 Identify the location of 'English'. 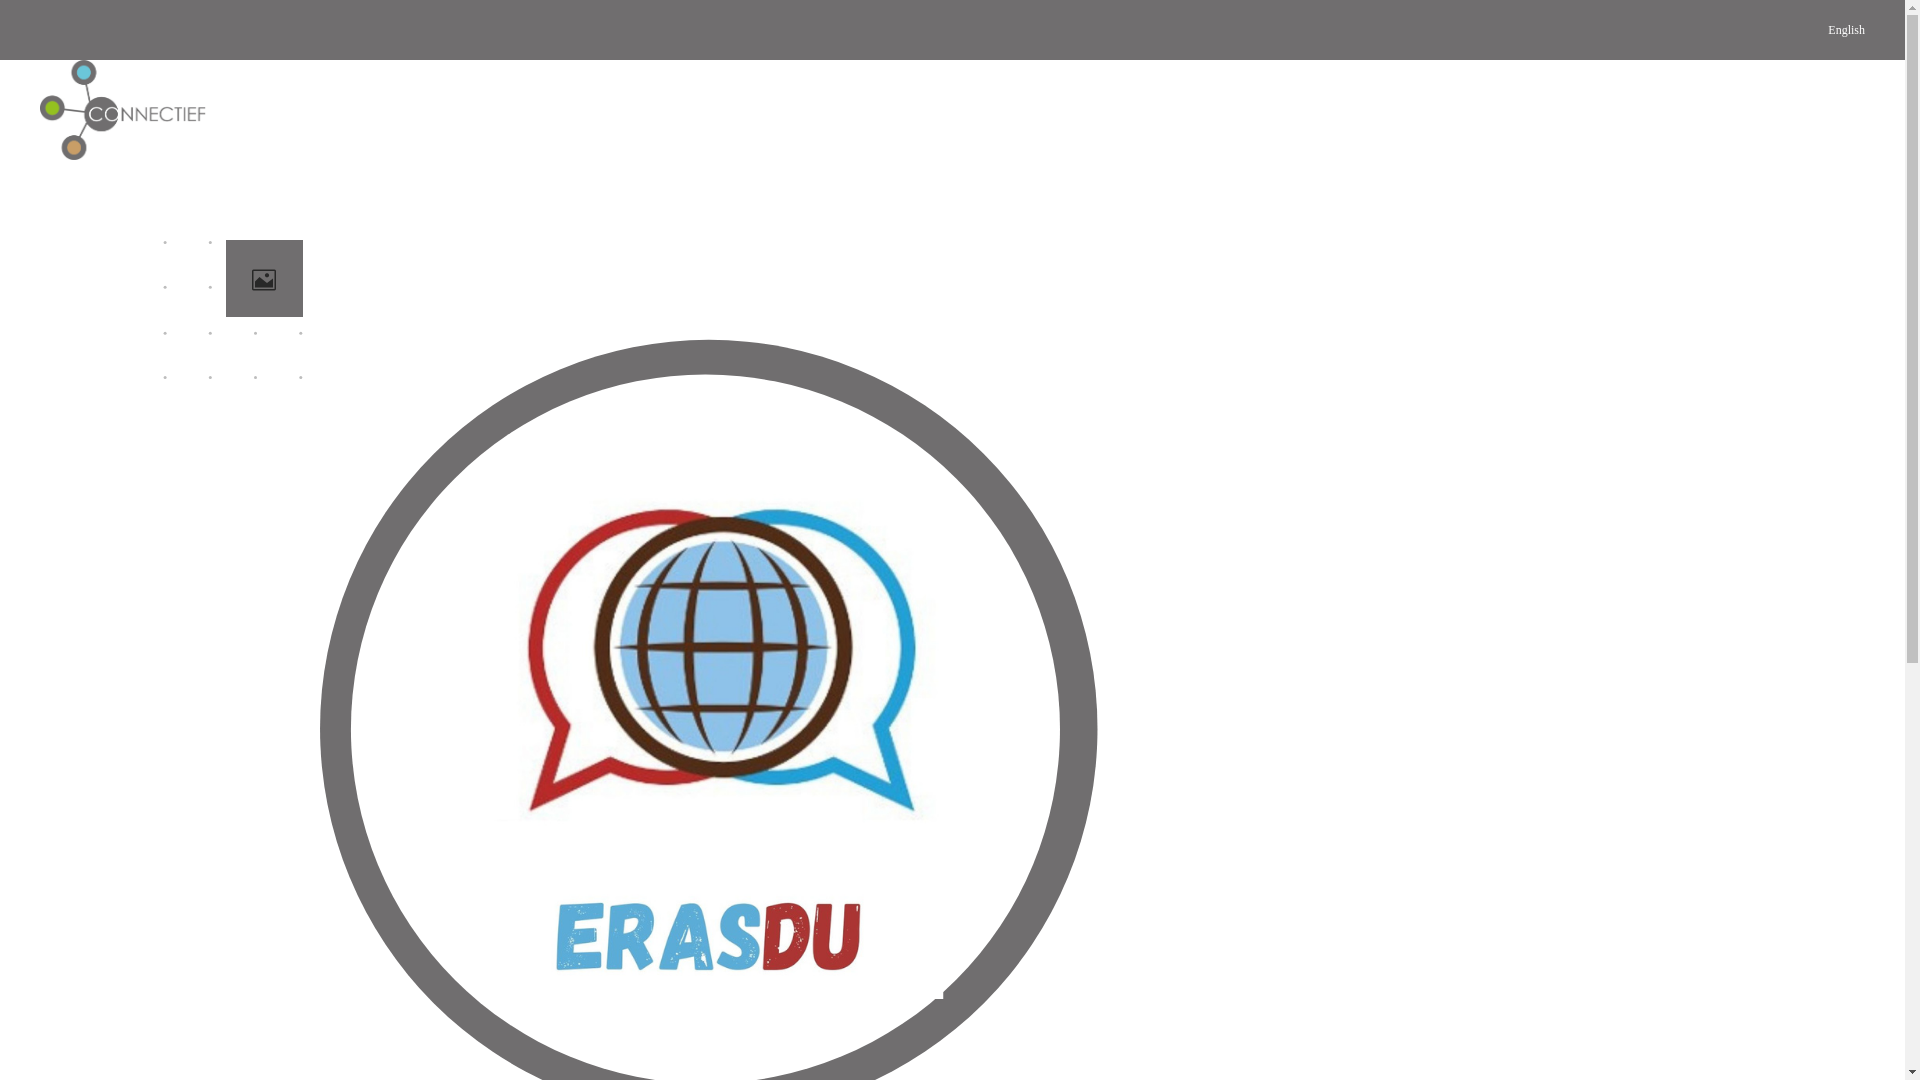
(1845, 30).